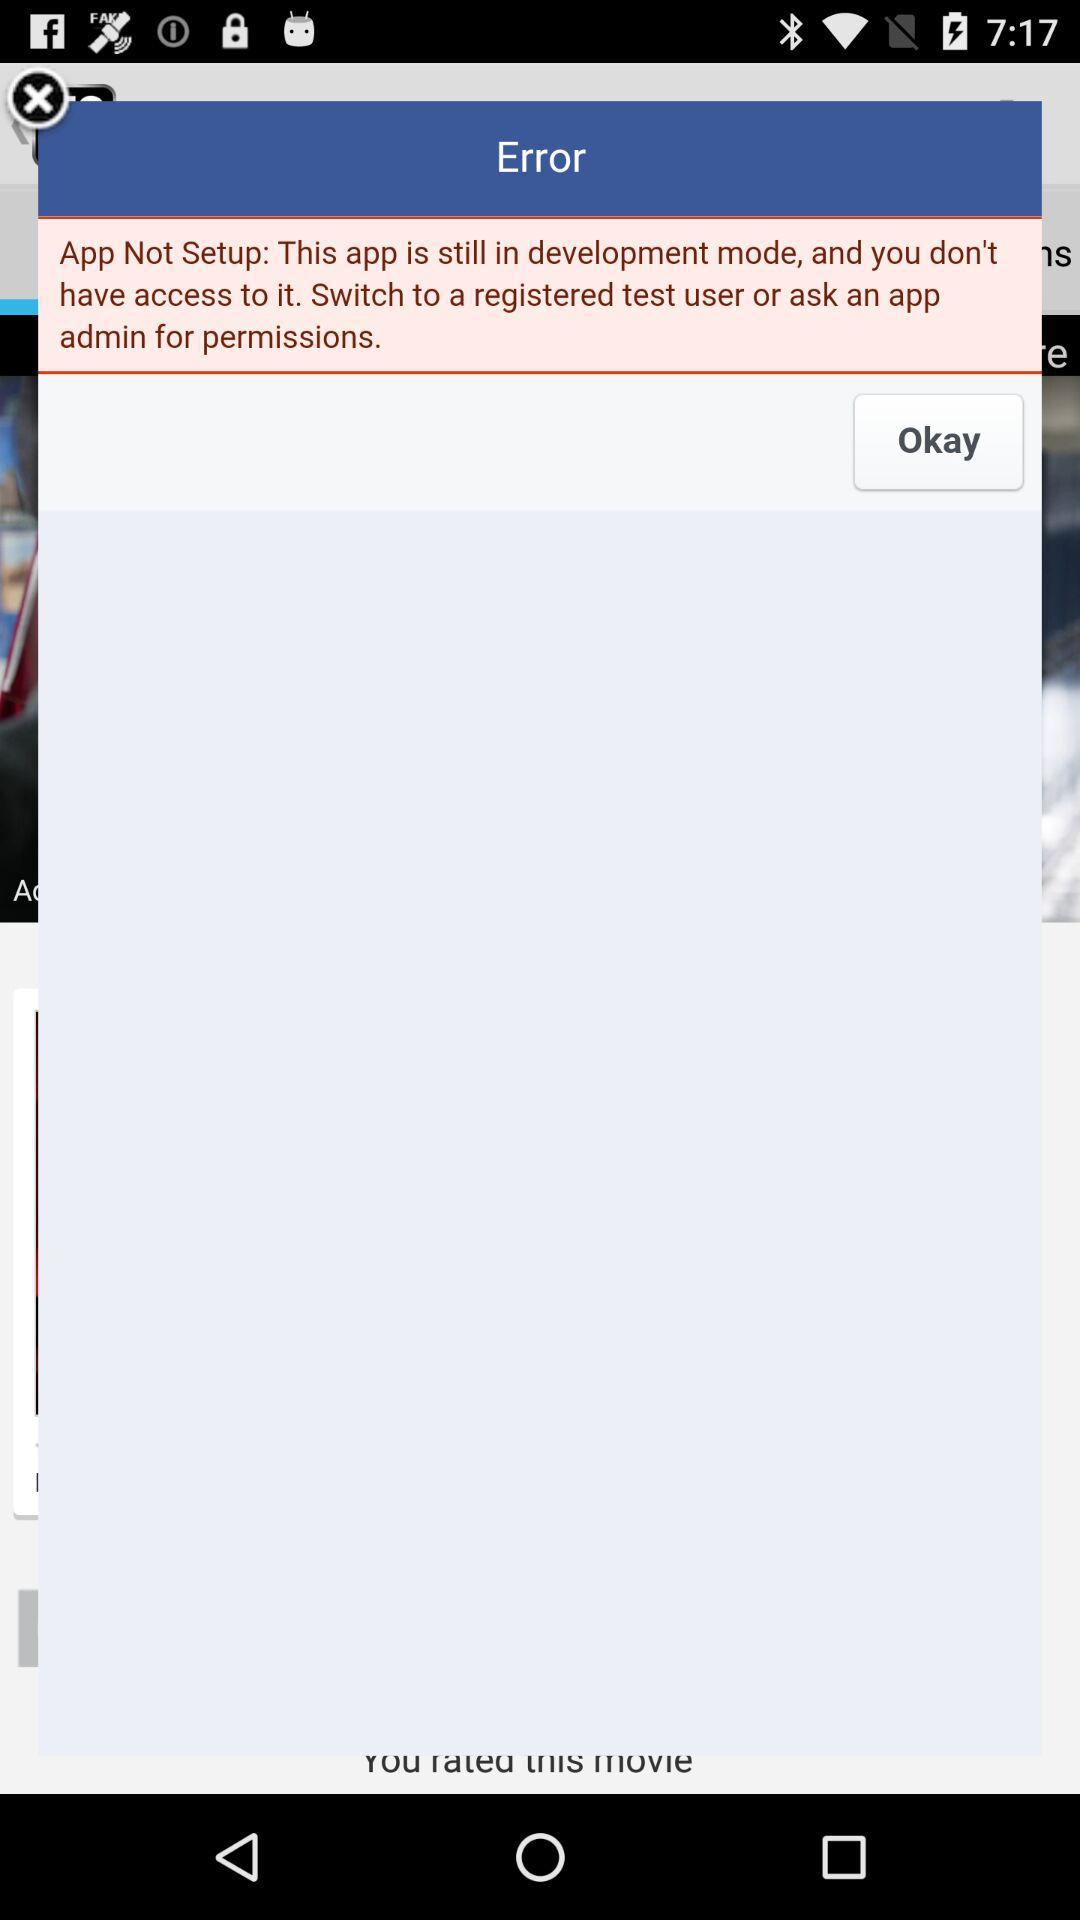  Describe the element at coordinates (38, 100) in the screenshot. I see `click the cross` at that location.